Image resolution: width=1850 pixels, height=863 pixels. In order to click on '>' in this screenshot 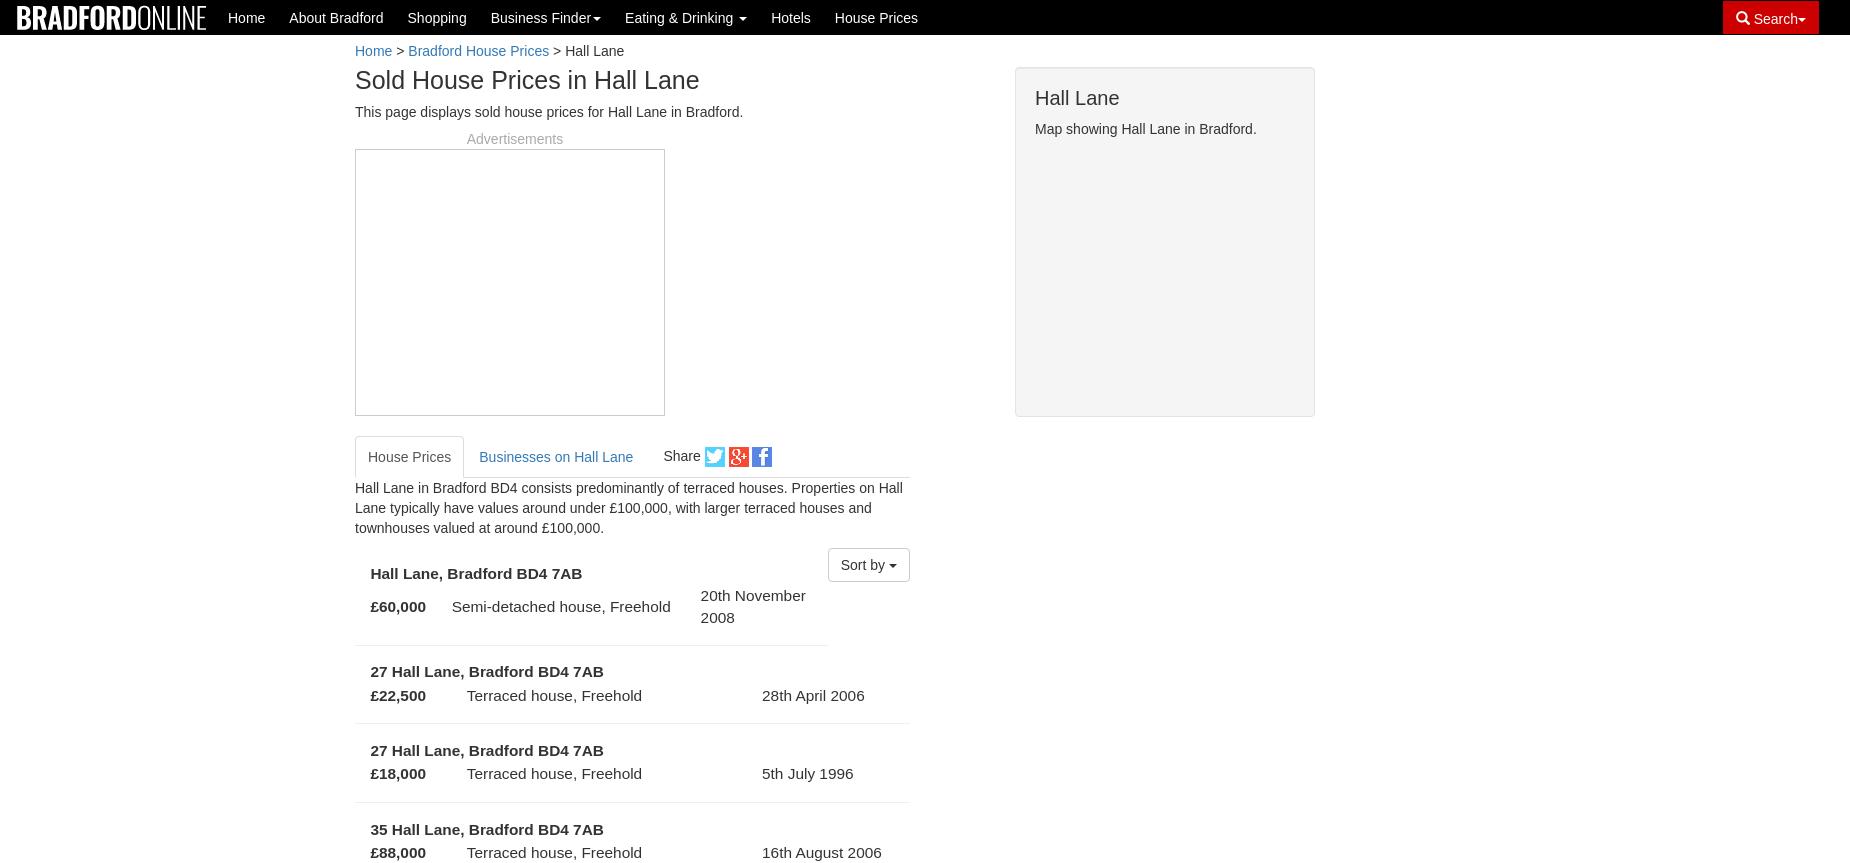, I will do `click(391, 51)`.